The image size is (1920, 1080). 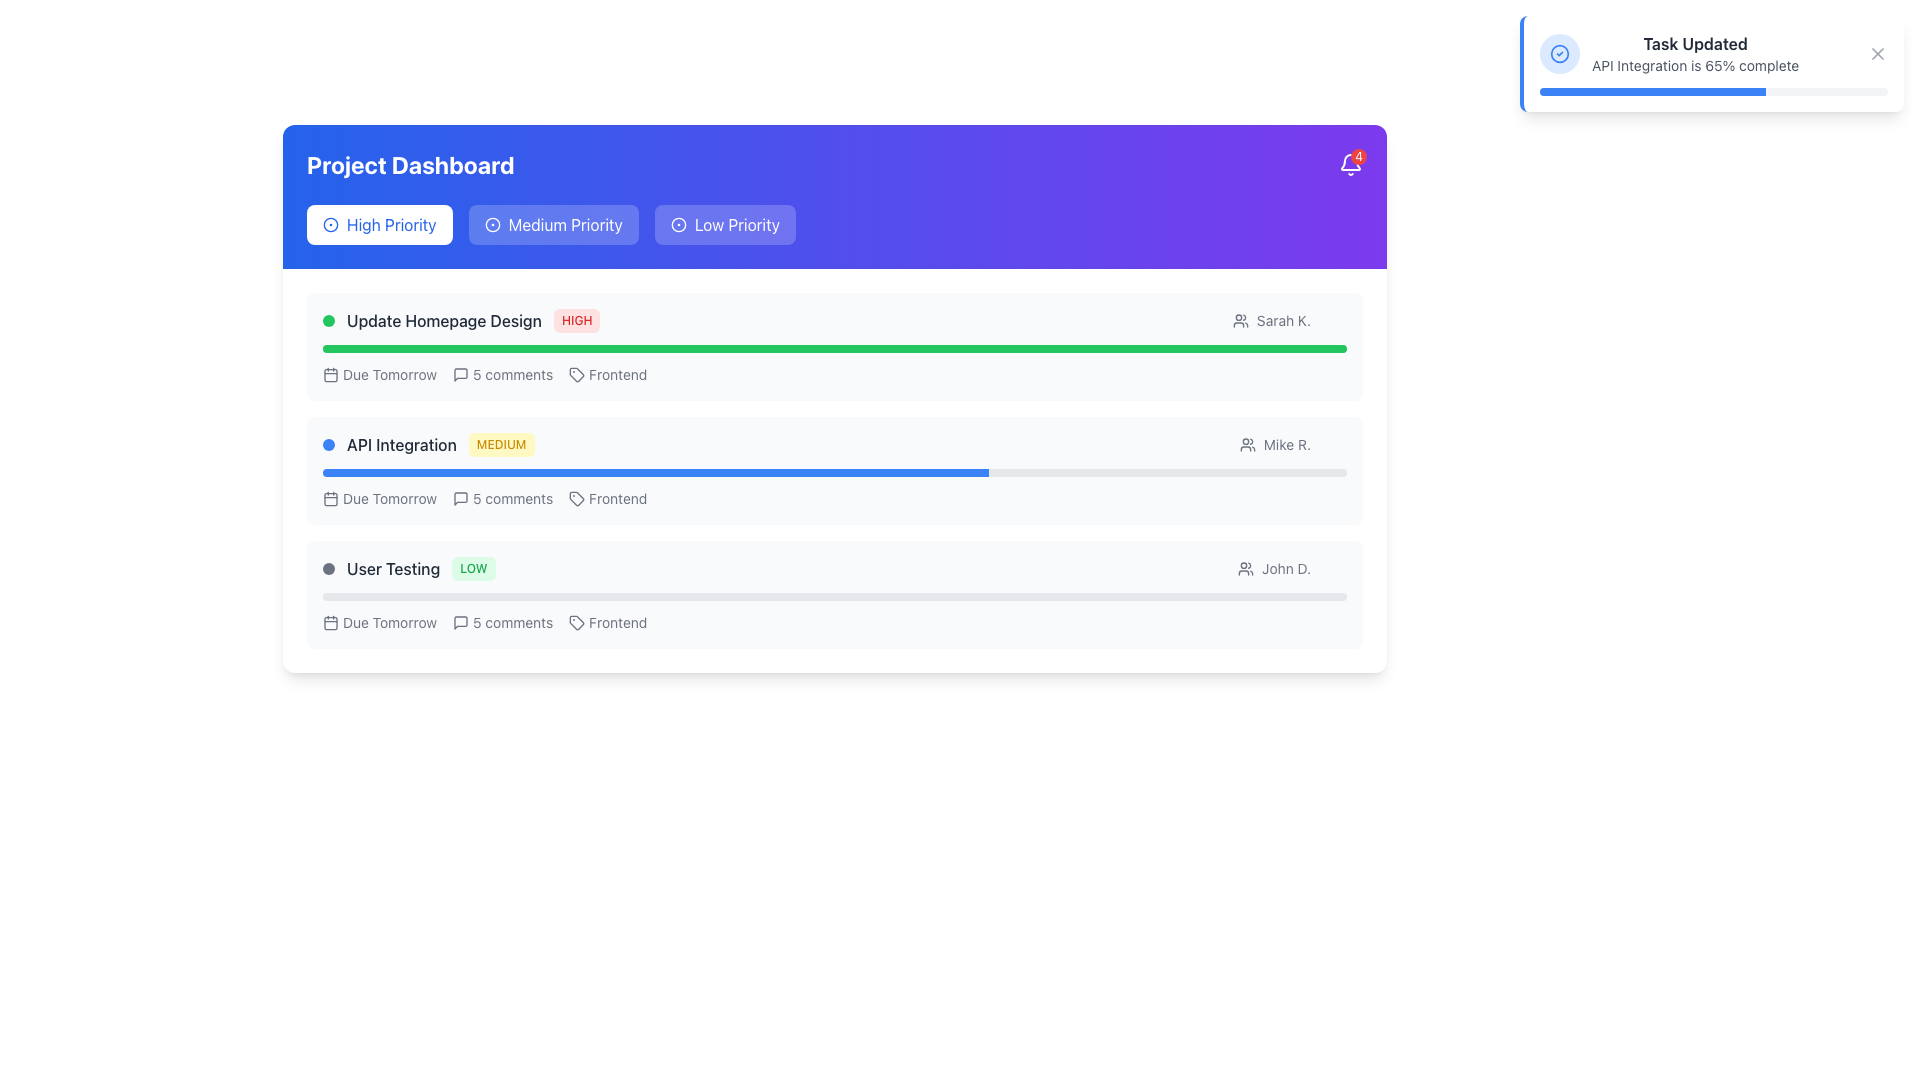 I want to click on the small calendar icon located at the beginning of the 'Due Tomorrow' text in the 'API Integration' task section, so click(x=331, y=497).